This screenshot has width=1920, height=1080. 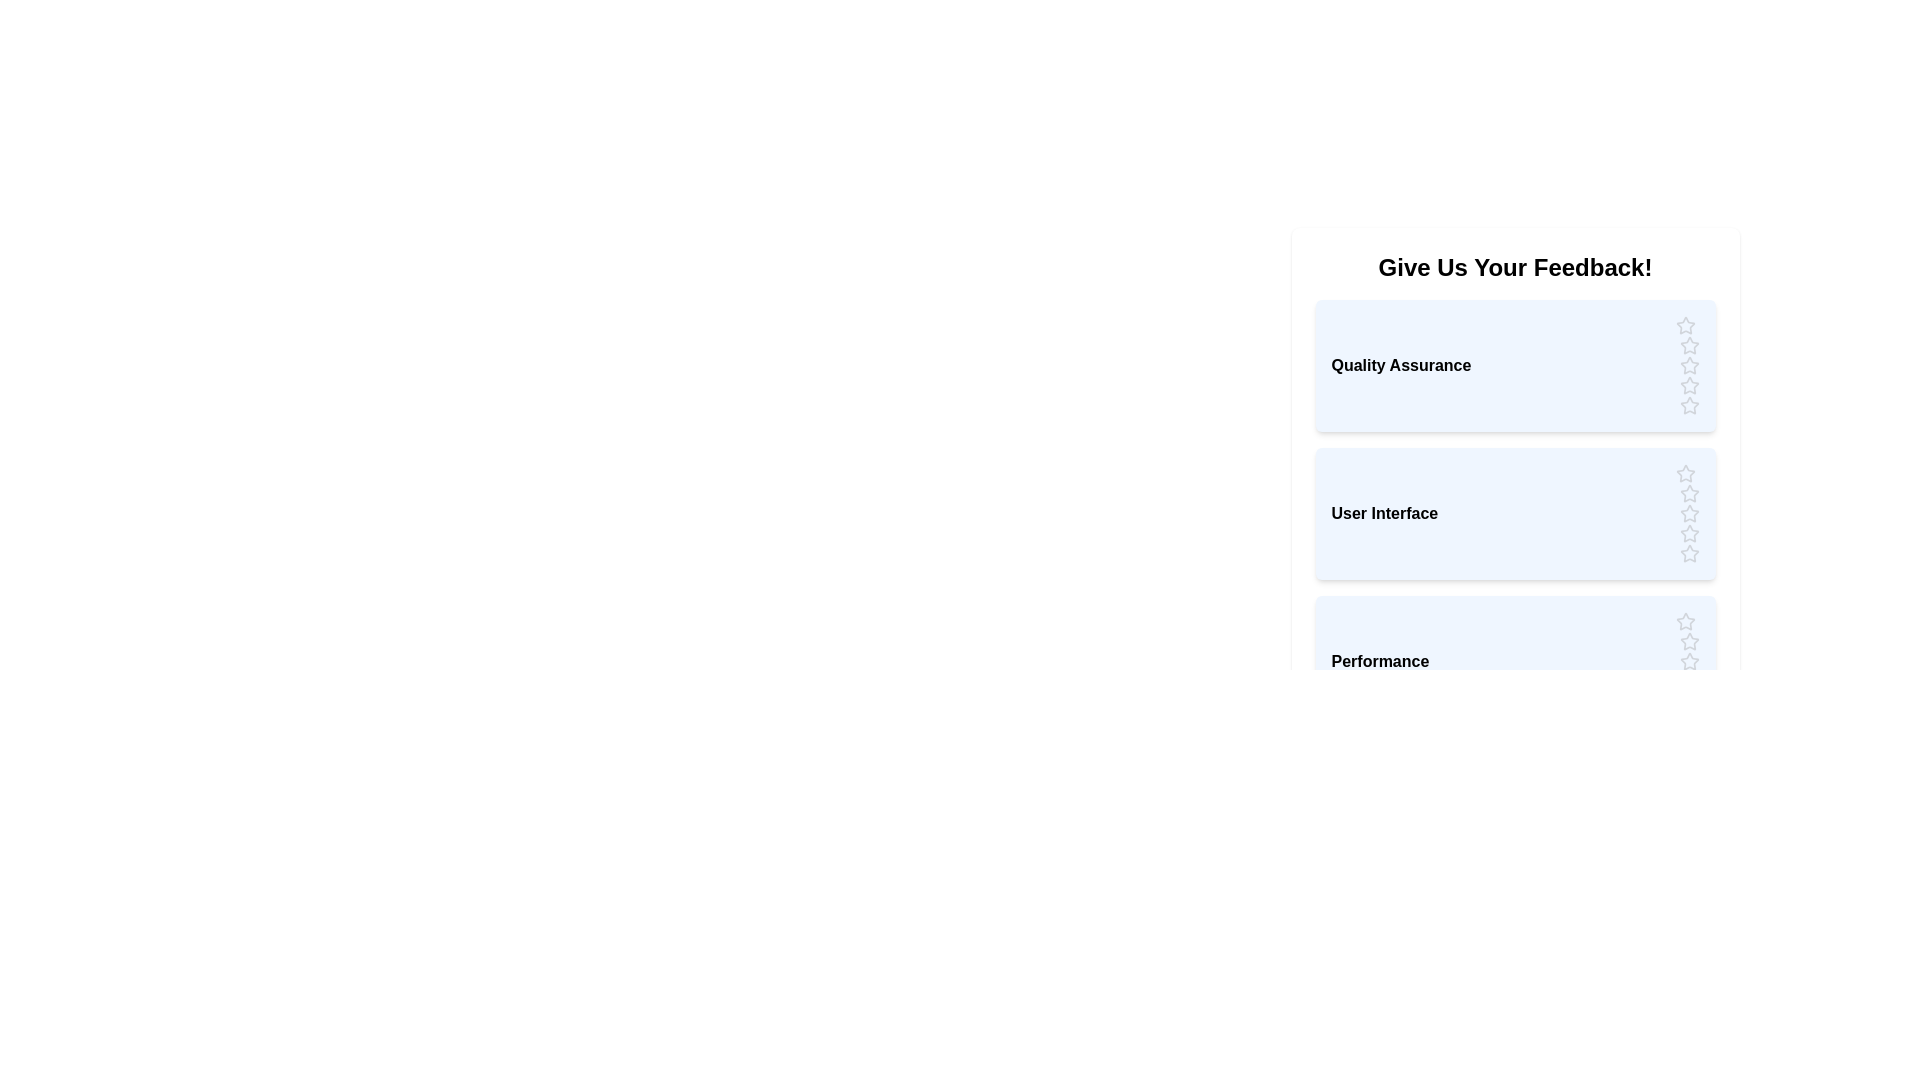 I want to click on the rating for the category 'Performance' to 4 stars, so click(x=1688, y=681).